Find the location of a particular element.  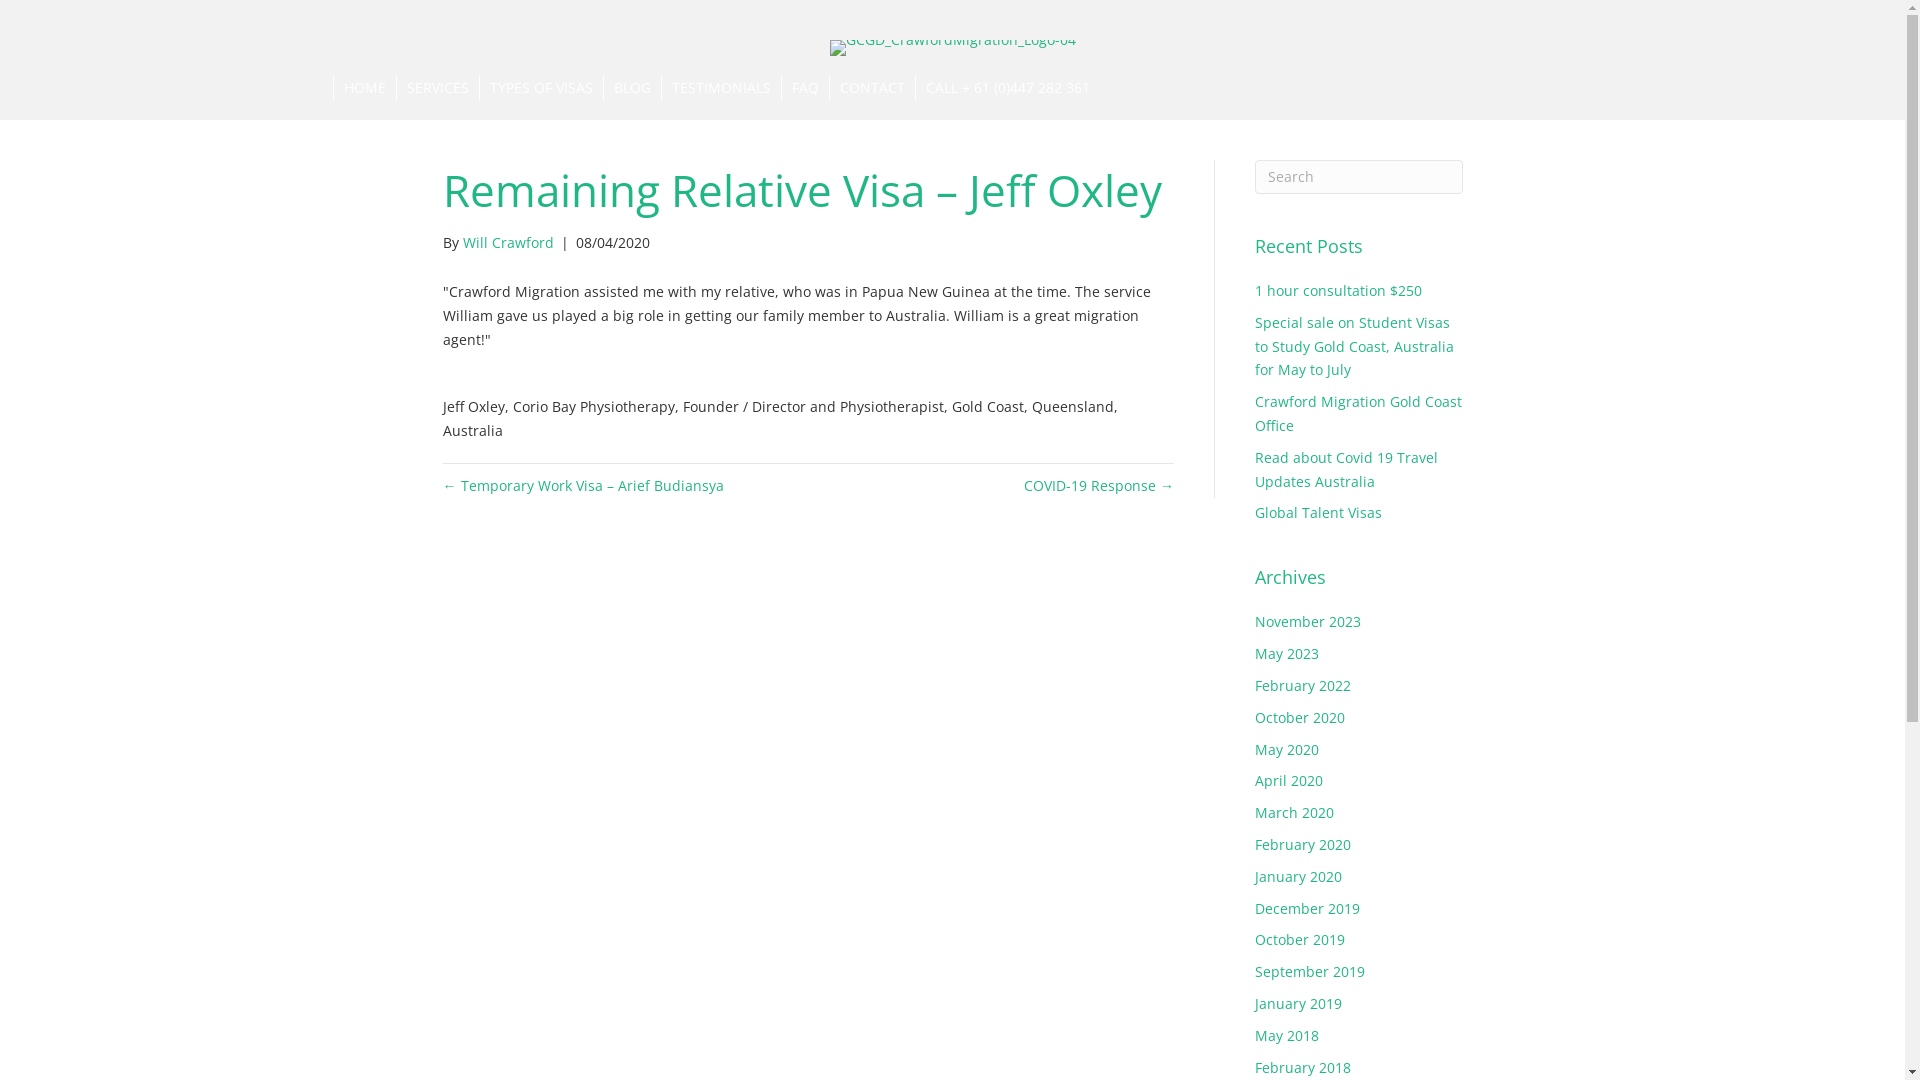

'November 2023' is located at coordinates (1308, 620).